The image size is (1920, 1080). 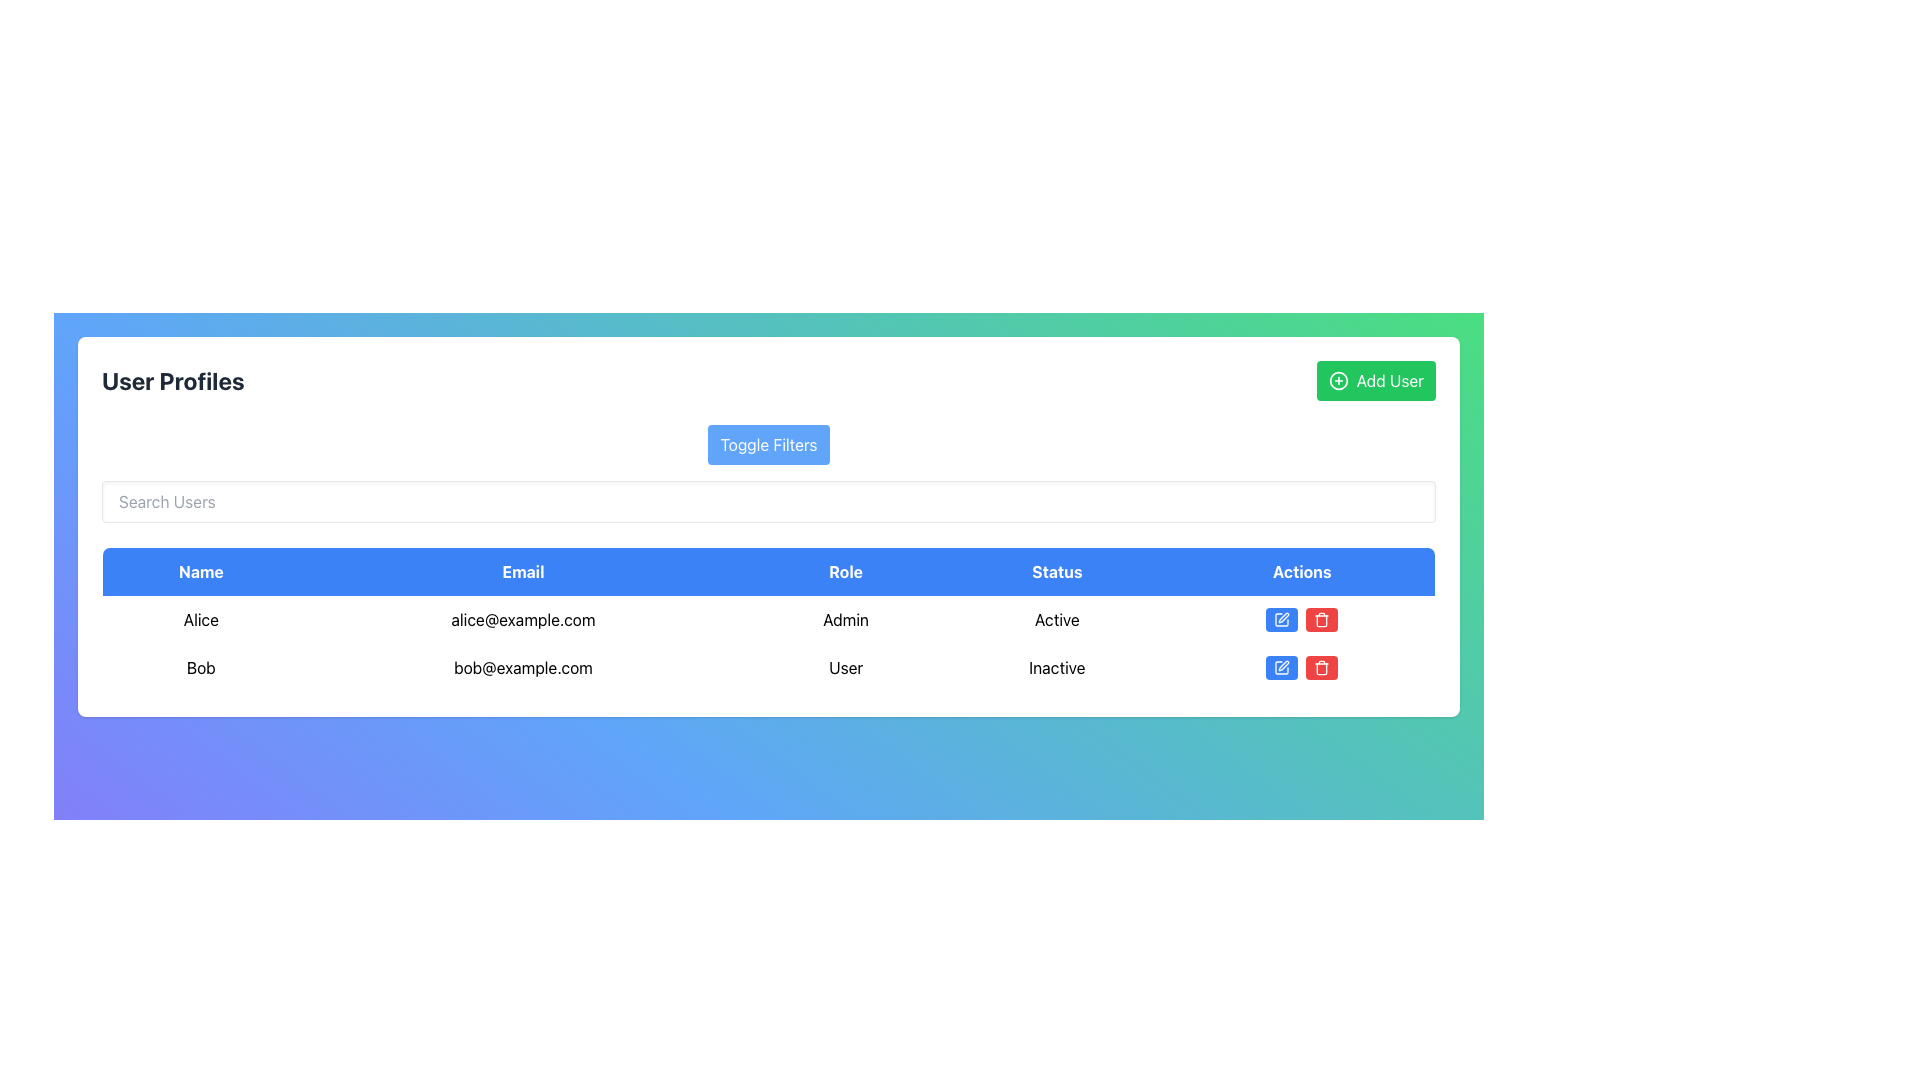 I want to click on the delete button located in the 'Actions' column of the second row in the user list table, so click(x=1322, y=667).